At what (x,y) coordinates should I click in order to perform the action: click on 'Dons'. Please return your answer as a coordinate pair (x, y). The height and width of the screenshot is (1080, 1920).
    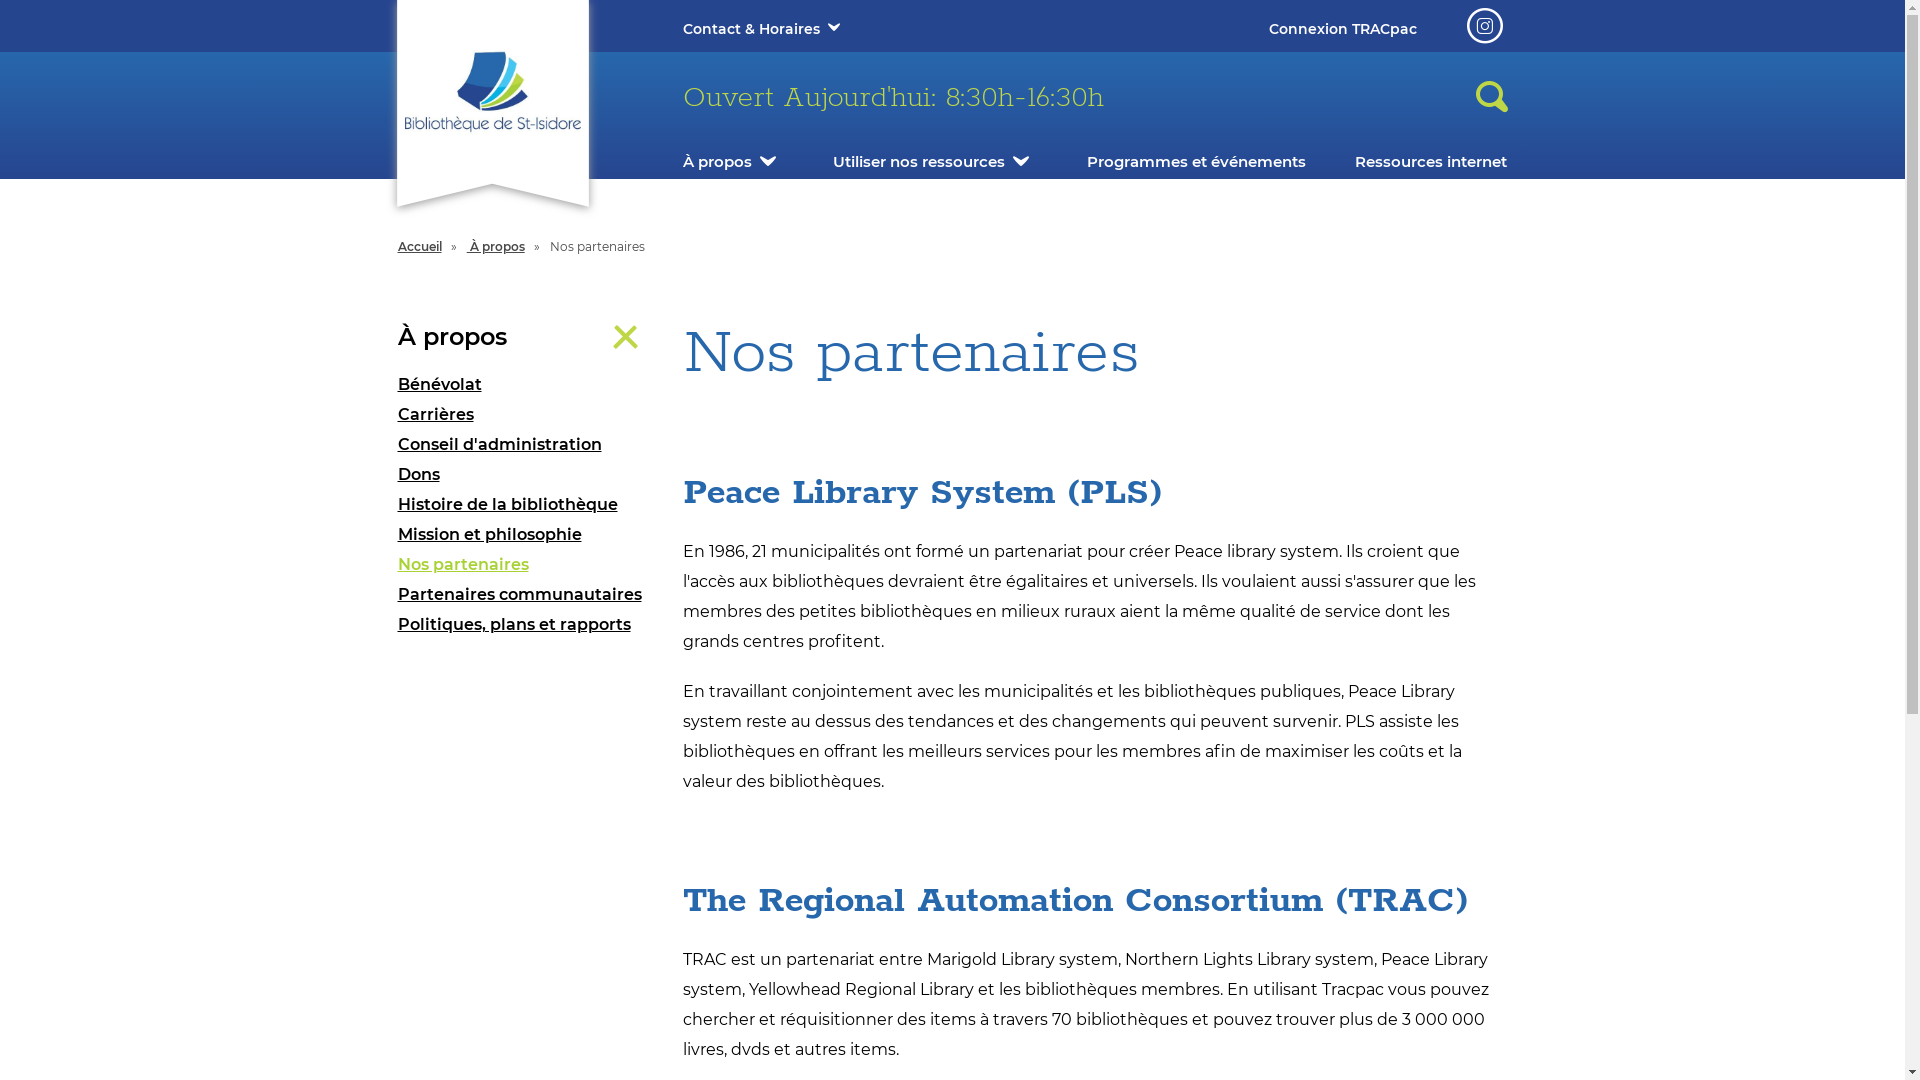
    Looking at the image, I should click on (398, 474).